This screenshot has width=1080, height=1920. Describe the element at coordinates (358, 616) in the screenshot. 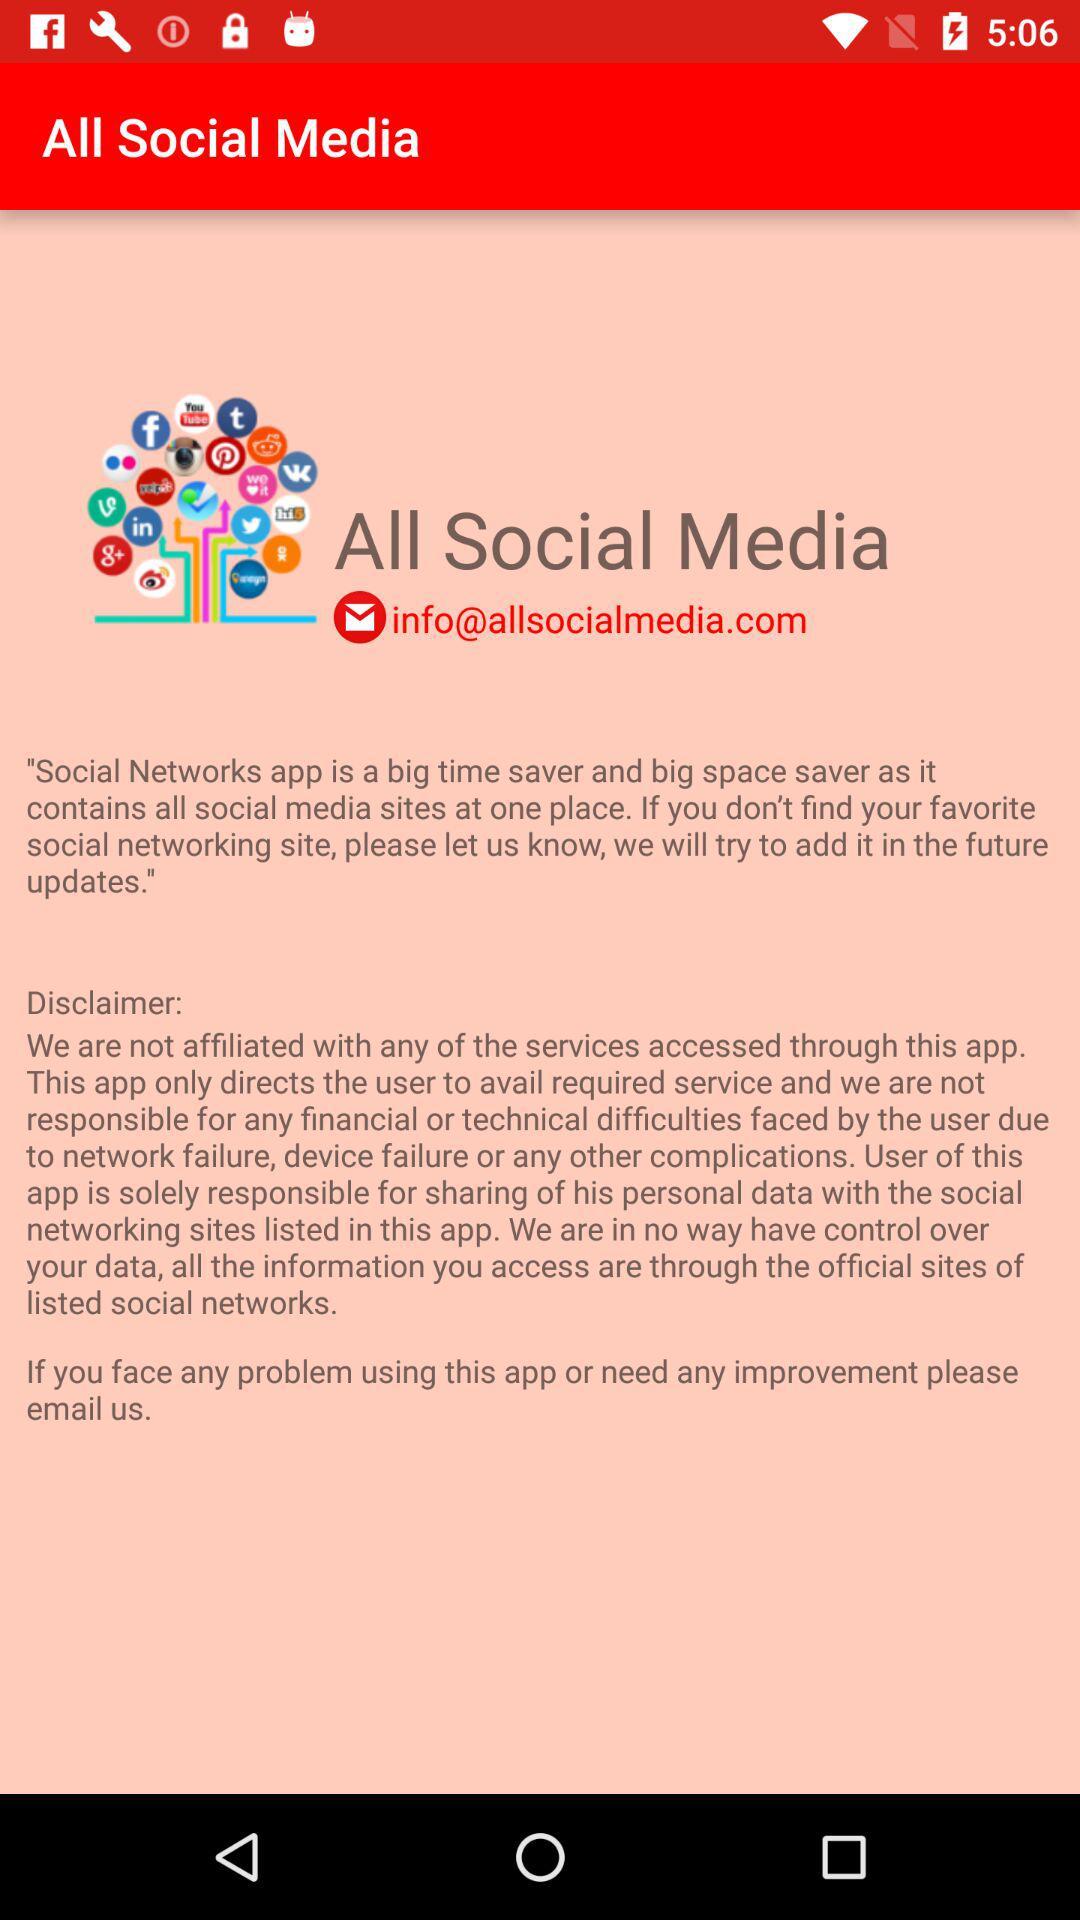

I see `the item to the left of info@allsocialmedia.com icon` at that location.